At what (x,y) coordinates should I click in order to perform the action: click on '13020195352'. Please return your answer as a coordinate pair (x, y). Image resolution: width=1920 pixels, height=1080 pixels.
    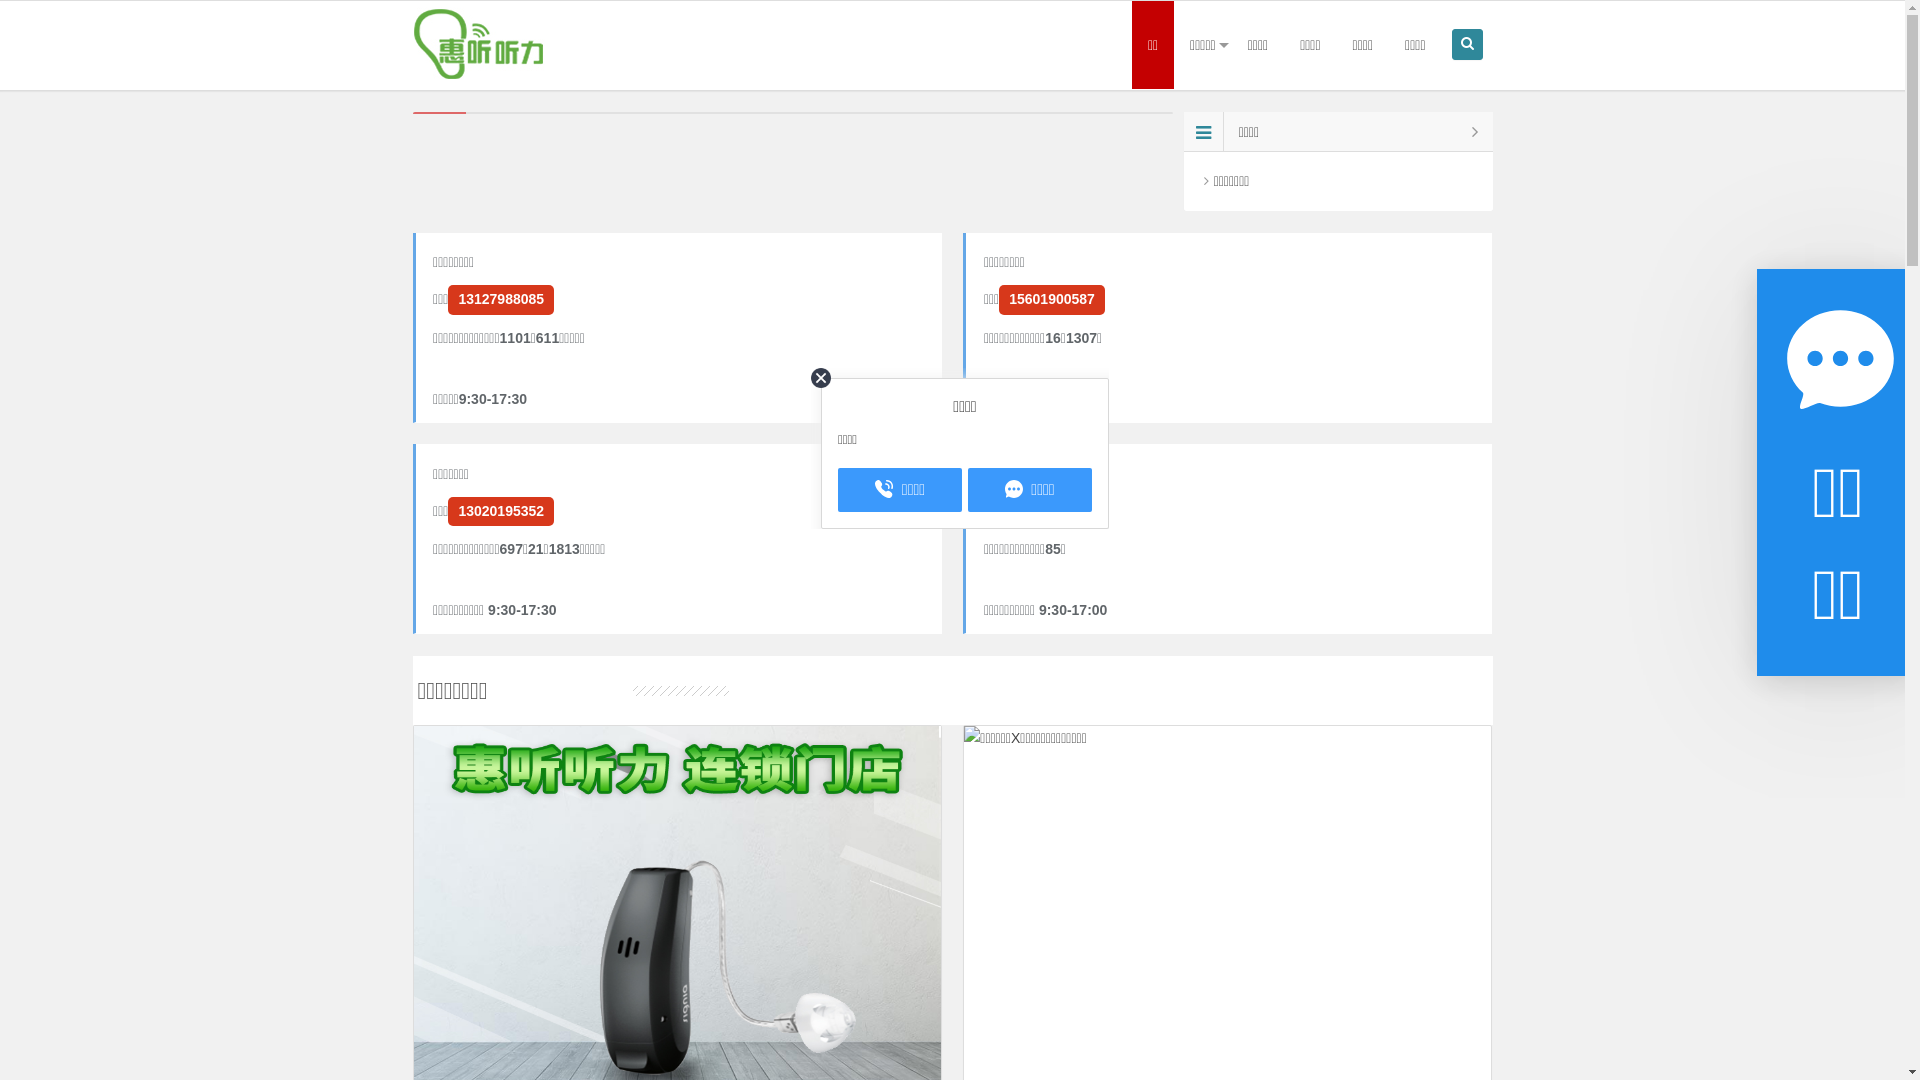
    Looking at the image, I should click on (500, 510).